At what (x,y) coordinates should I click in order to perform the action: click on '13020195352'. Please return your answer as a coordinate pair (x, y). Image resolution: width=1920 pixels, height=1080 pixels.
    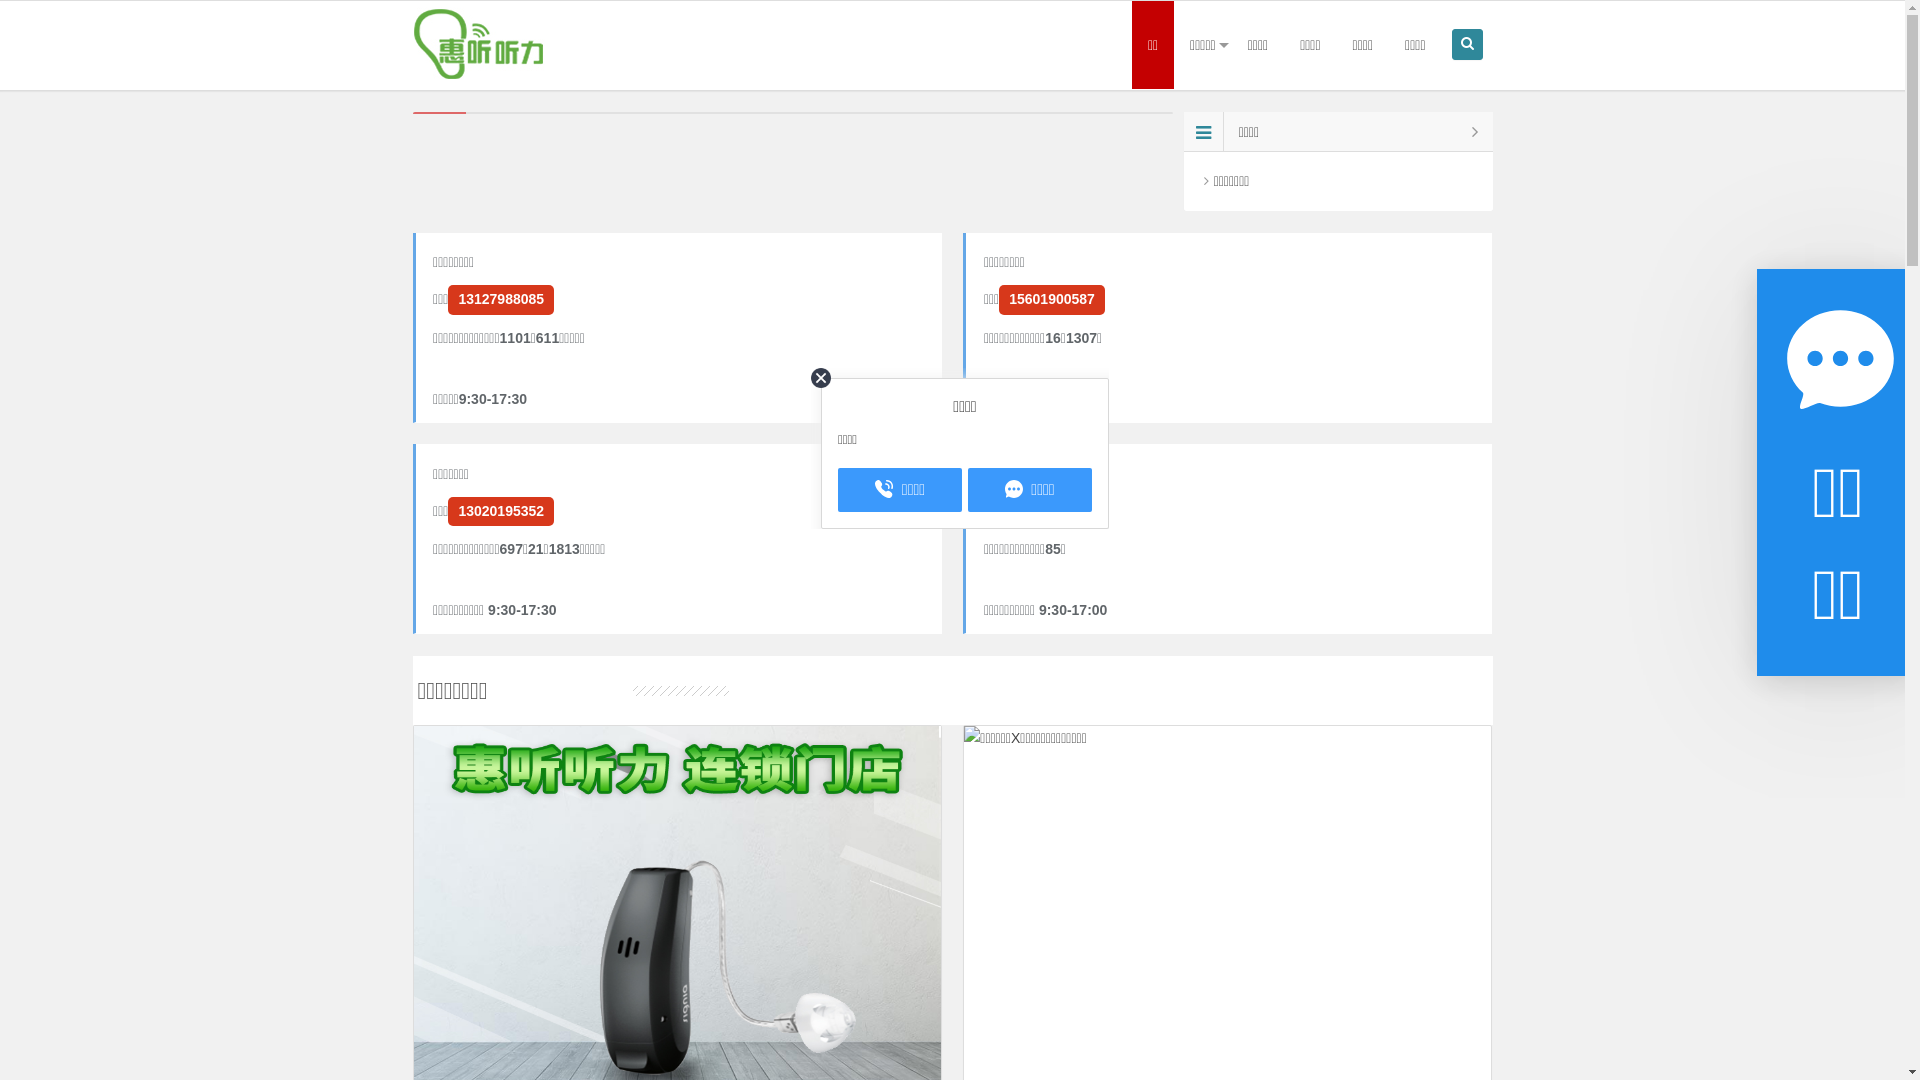
    Looking at the image, I should click on (500, 510).